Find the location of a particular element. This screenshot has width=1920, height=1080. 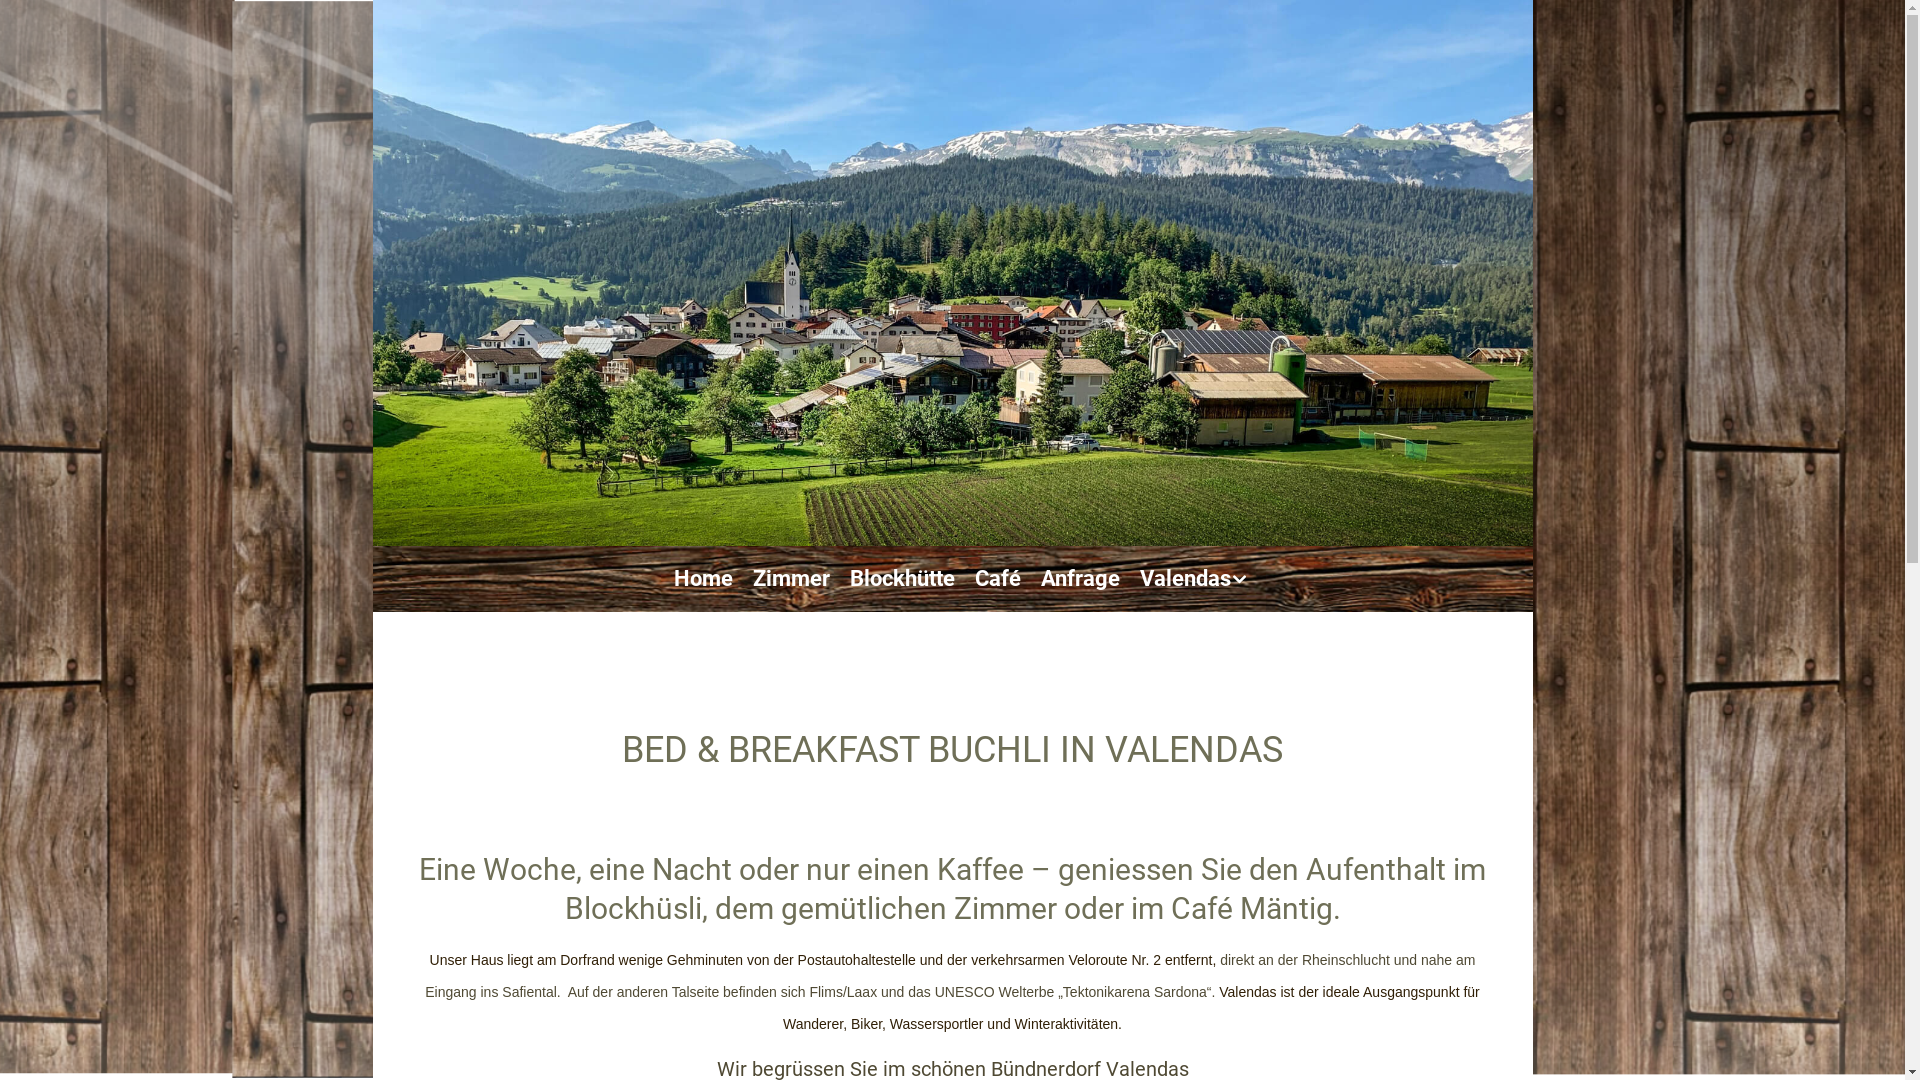

'Home' is located at coordinates (673, 578).